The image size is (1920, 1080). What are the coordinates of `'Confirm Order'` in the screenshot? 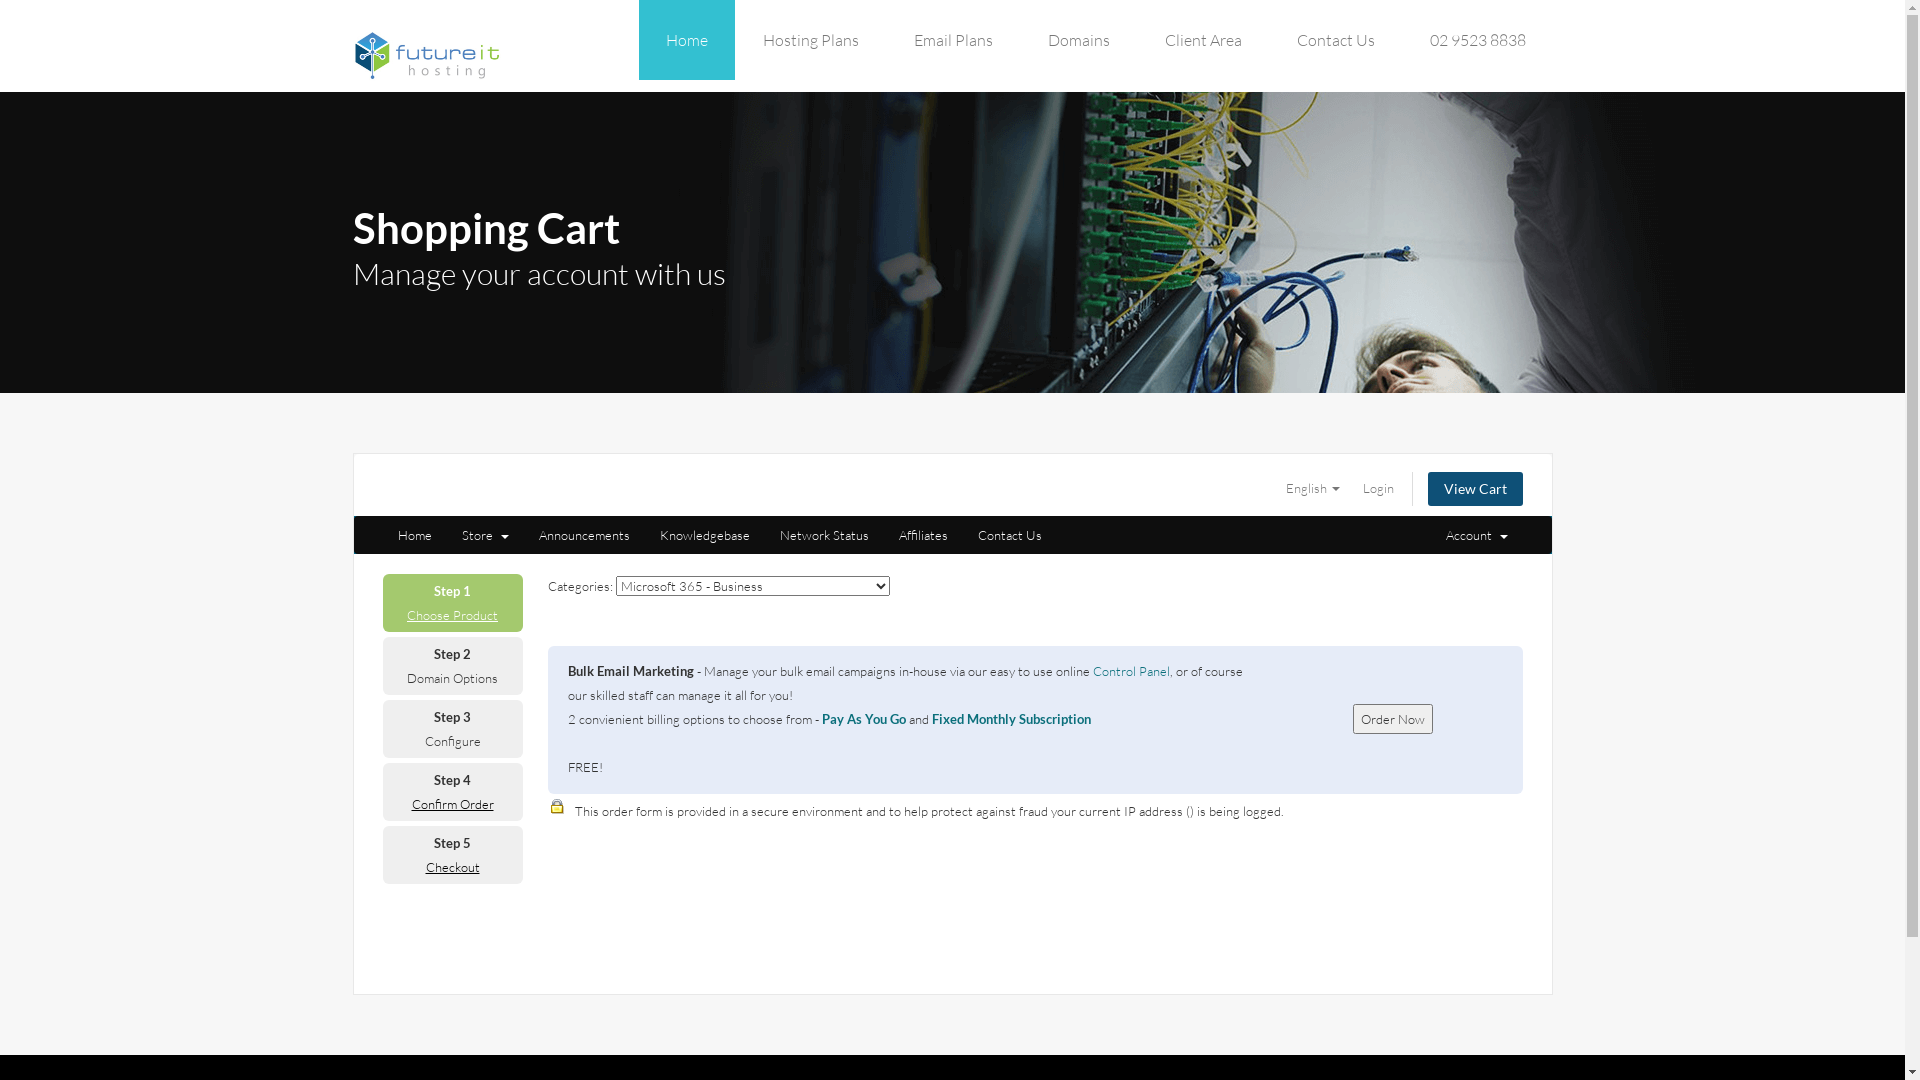 It's located at (451, 802).